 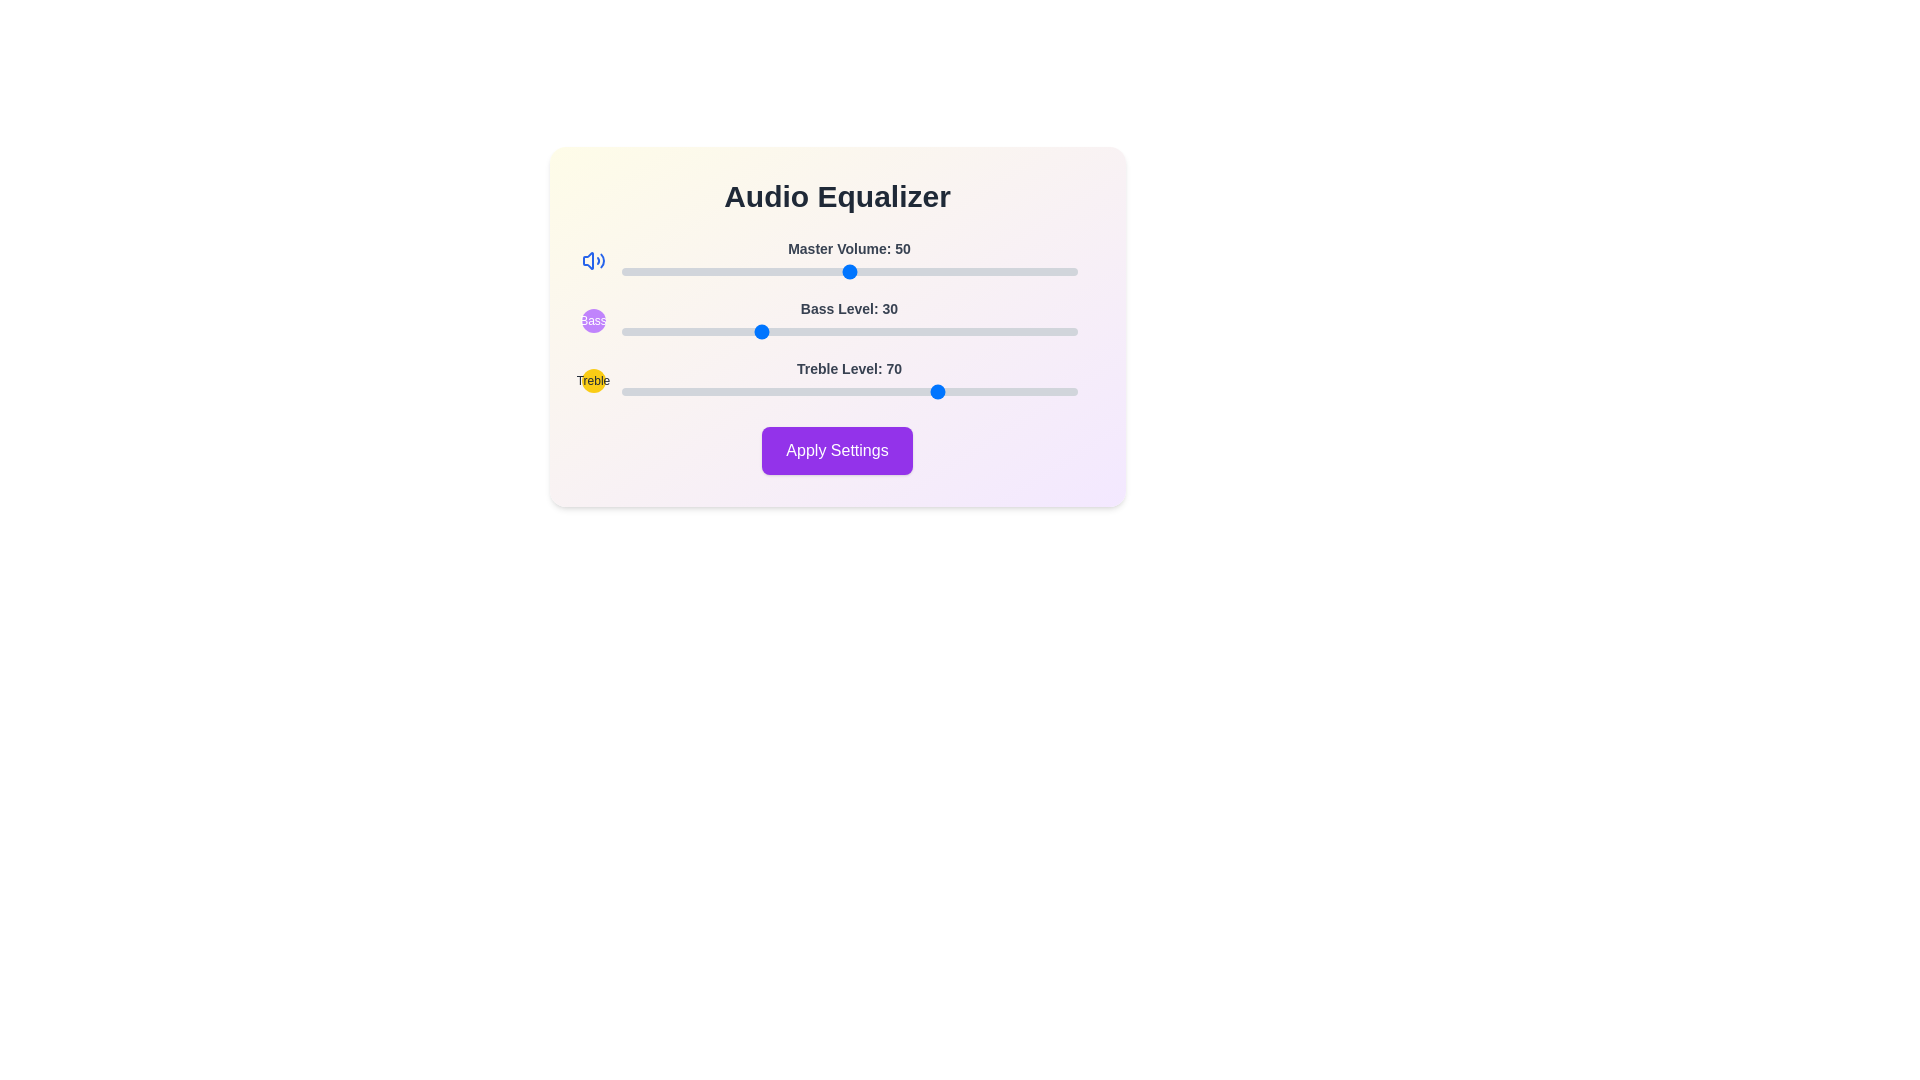 I want to click on Treble Level, so click(x=948, y=392).